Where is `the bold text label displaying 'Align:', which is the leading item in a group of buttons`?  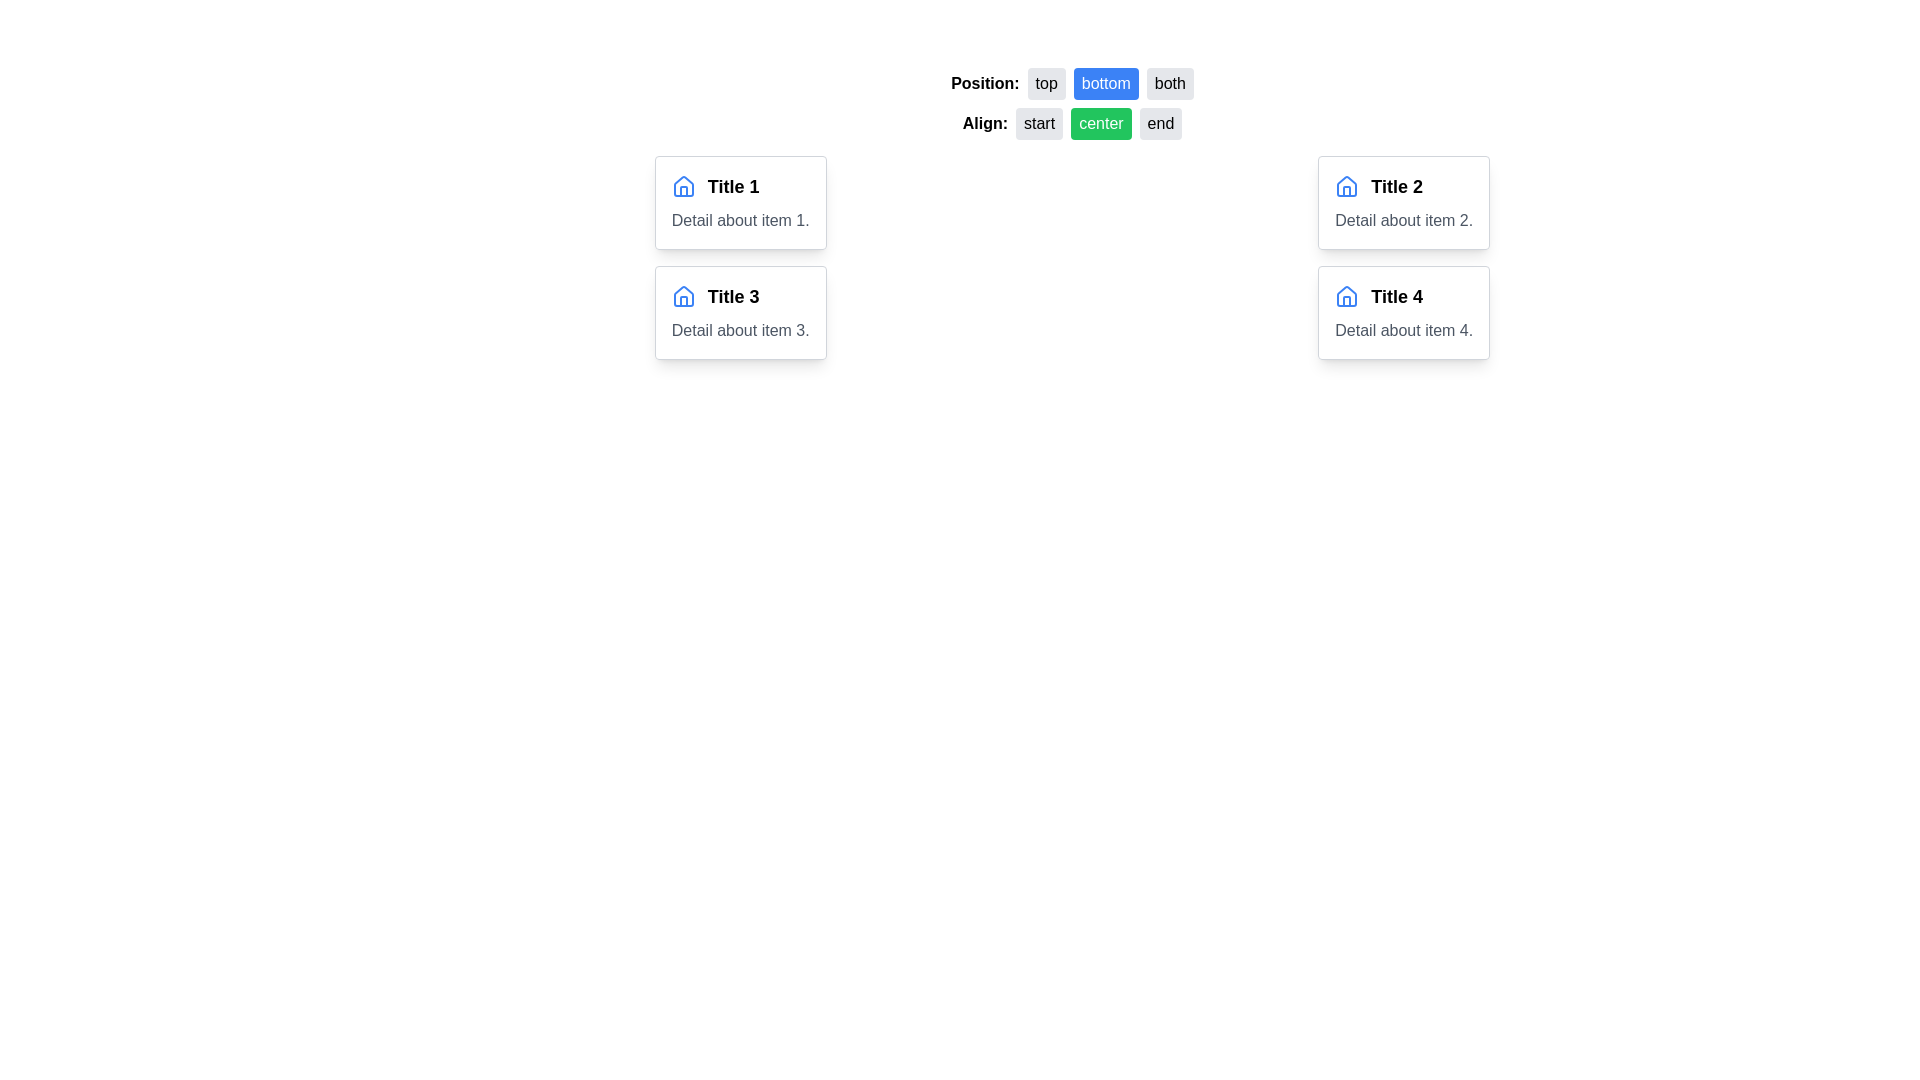
the bold text label displaying 'Align:', which is the leading item in a group of buttons is located at coordinates (985, 123).